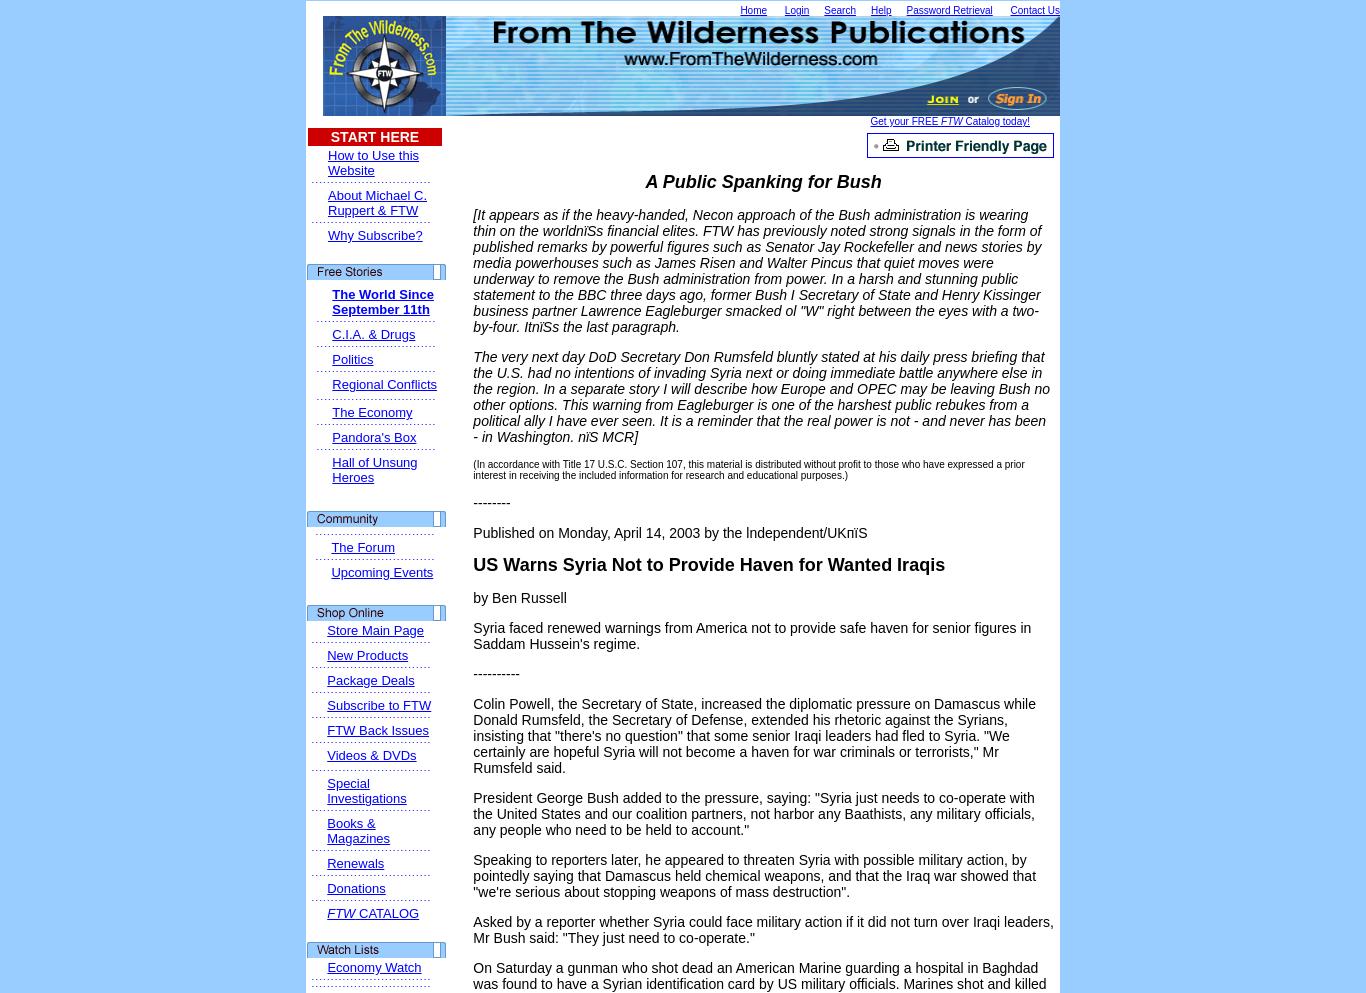  What do you see at coordinates (662, 214) in the screenshot?
I see `'handed,'` at bounding box center [662, 214].